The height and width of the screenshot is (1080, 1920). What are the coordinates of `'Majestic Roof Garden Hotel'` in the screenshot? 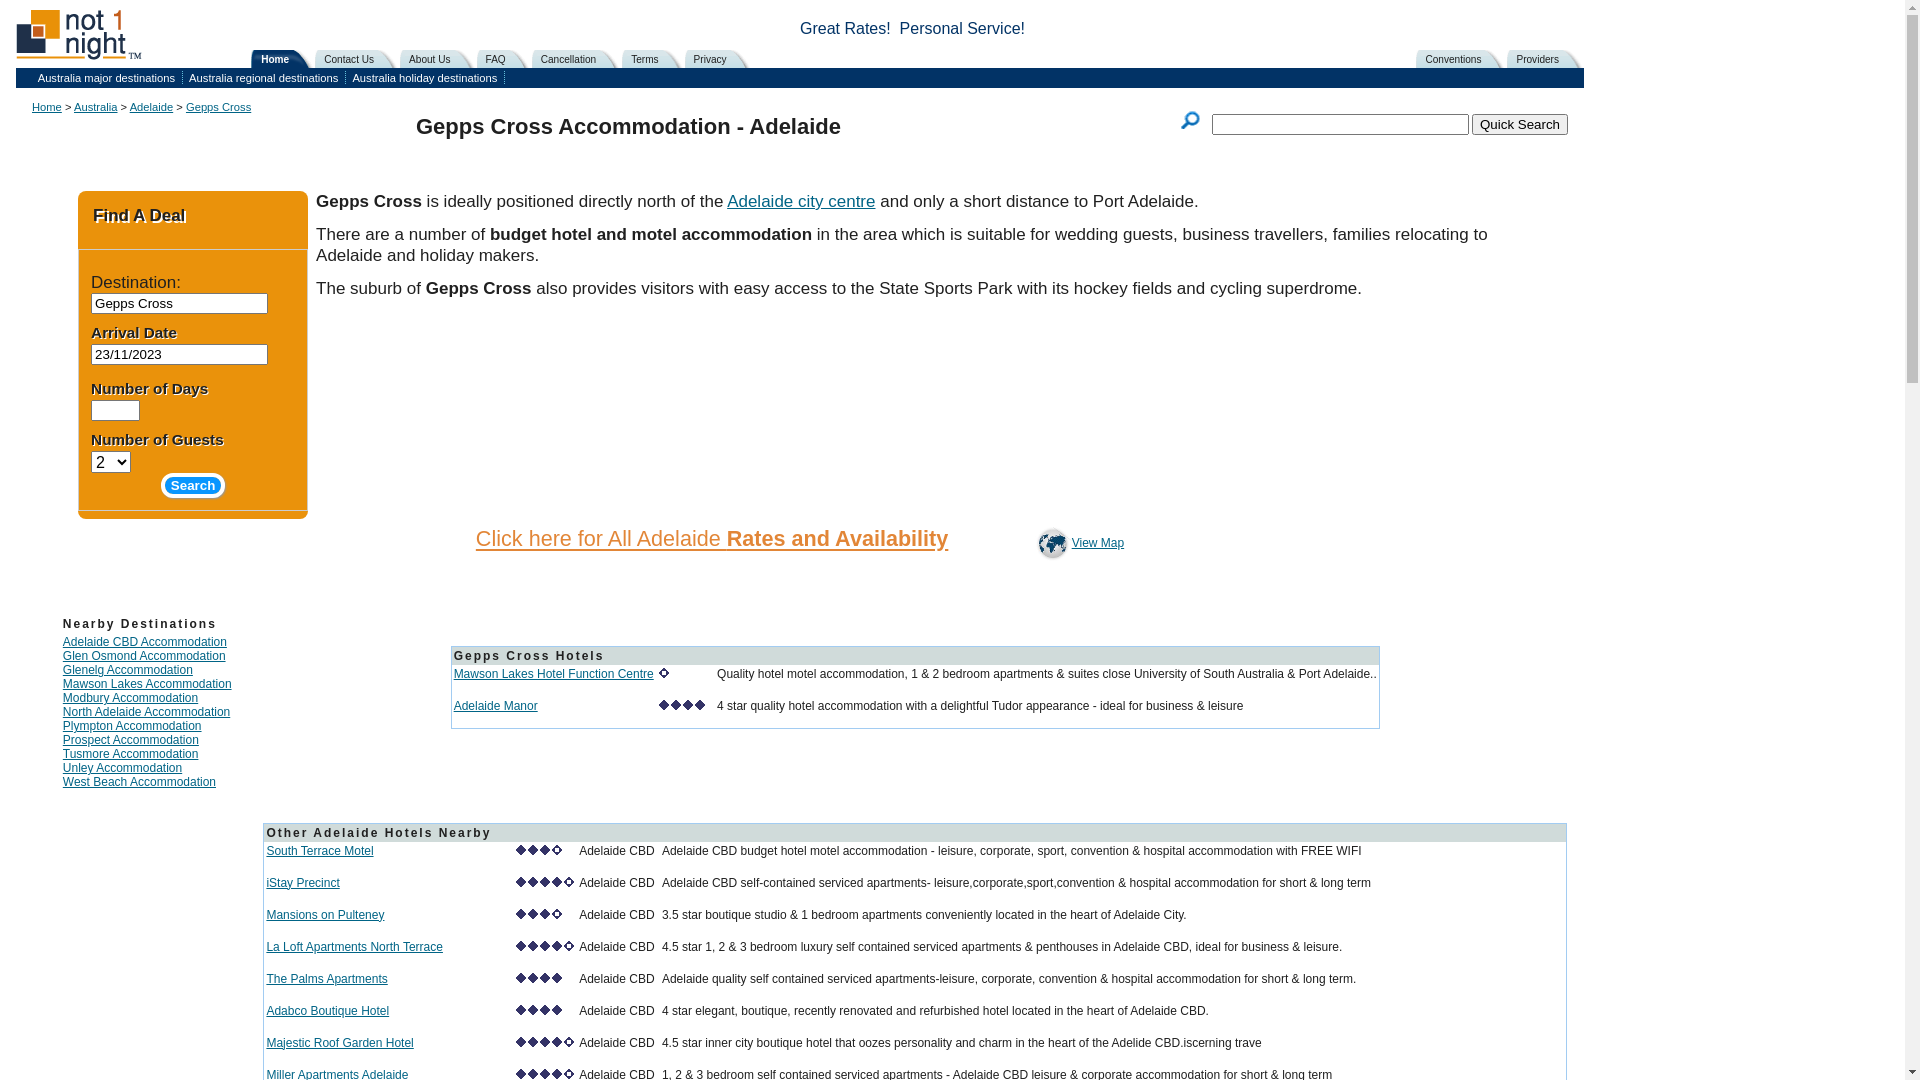 It's located at (339, 1041).